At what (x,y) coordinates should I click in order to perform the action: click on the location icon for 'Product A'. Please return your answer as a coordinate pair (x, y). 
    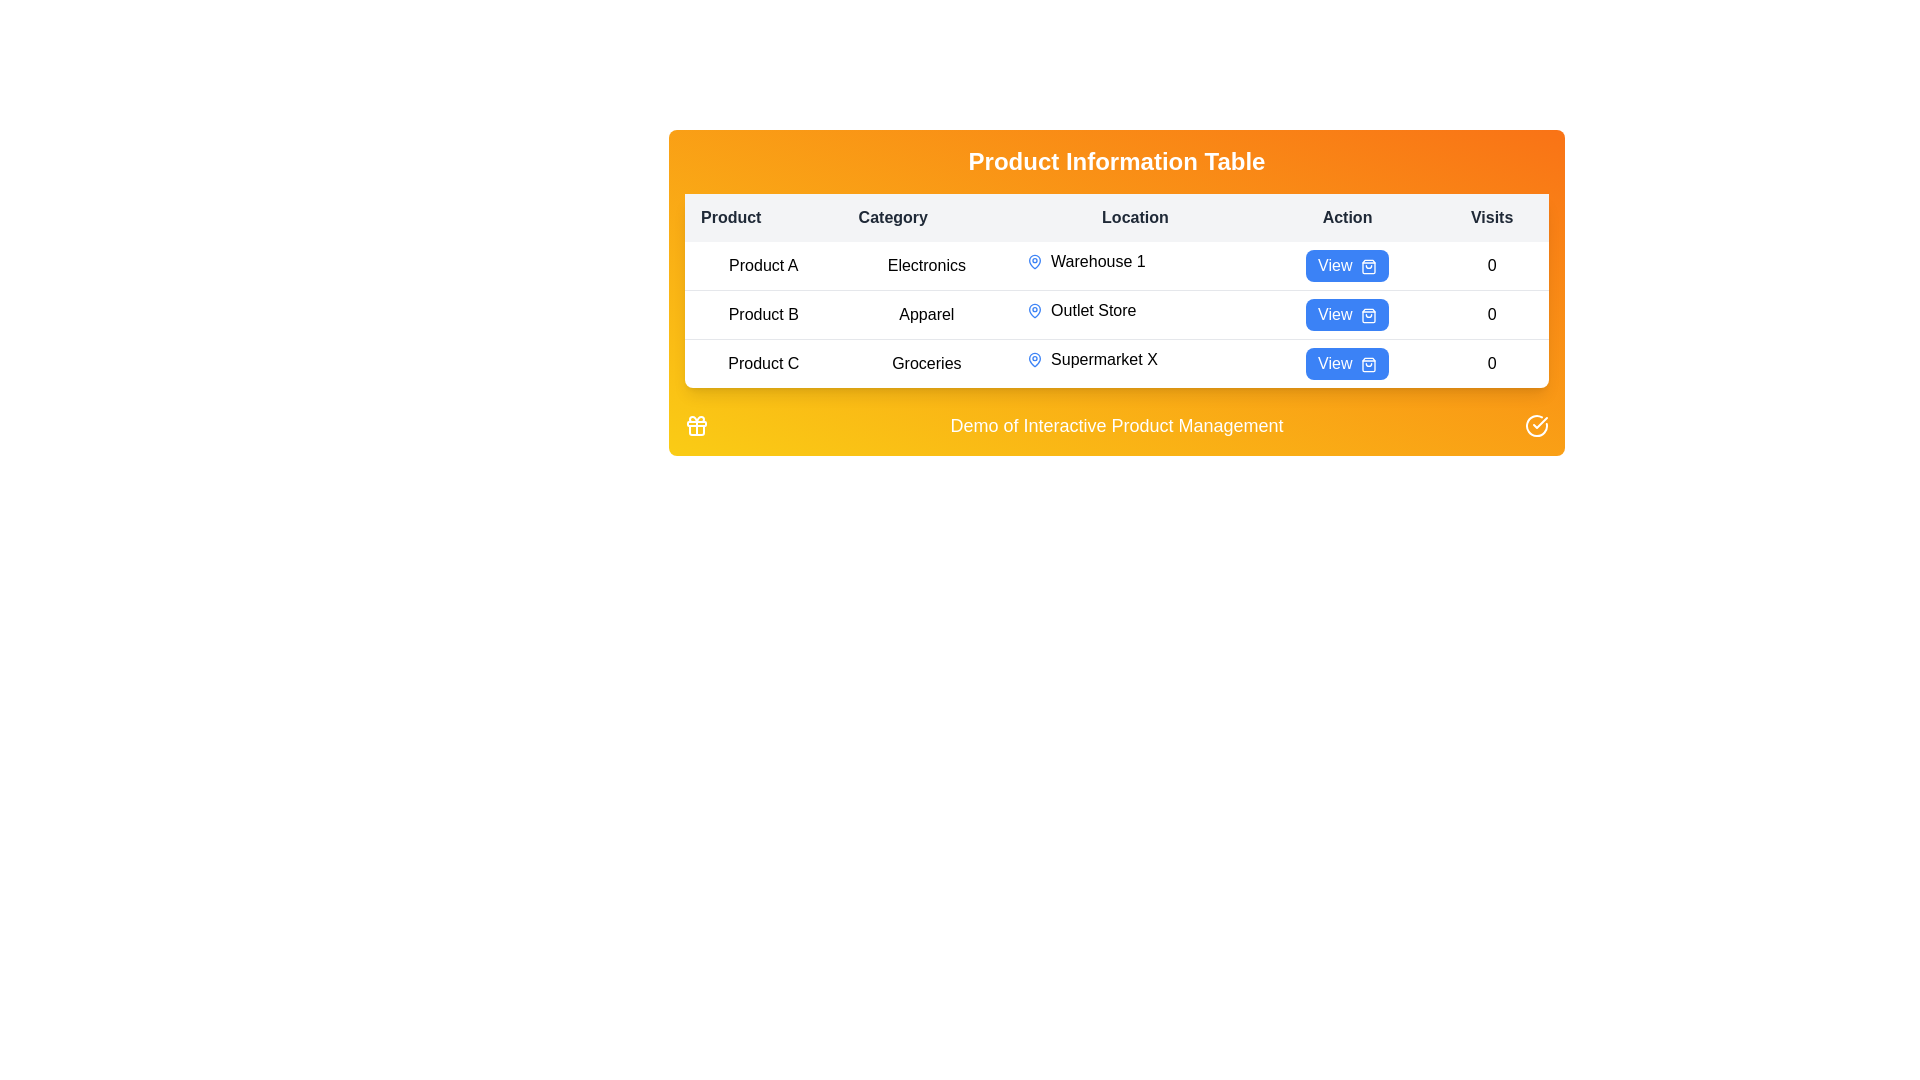
    Looking at the image, I should click on (1035, 261).